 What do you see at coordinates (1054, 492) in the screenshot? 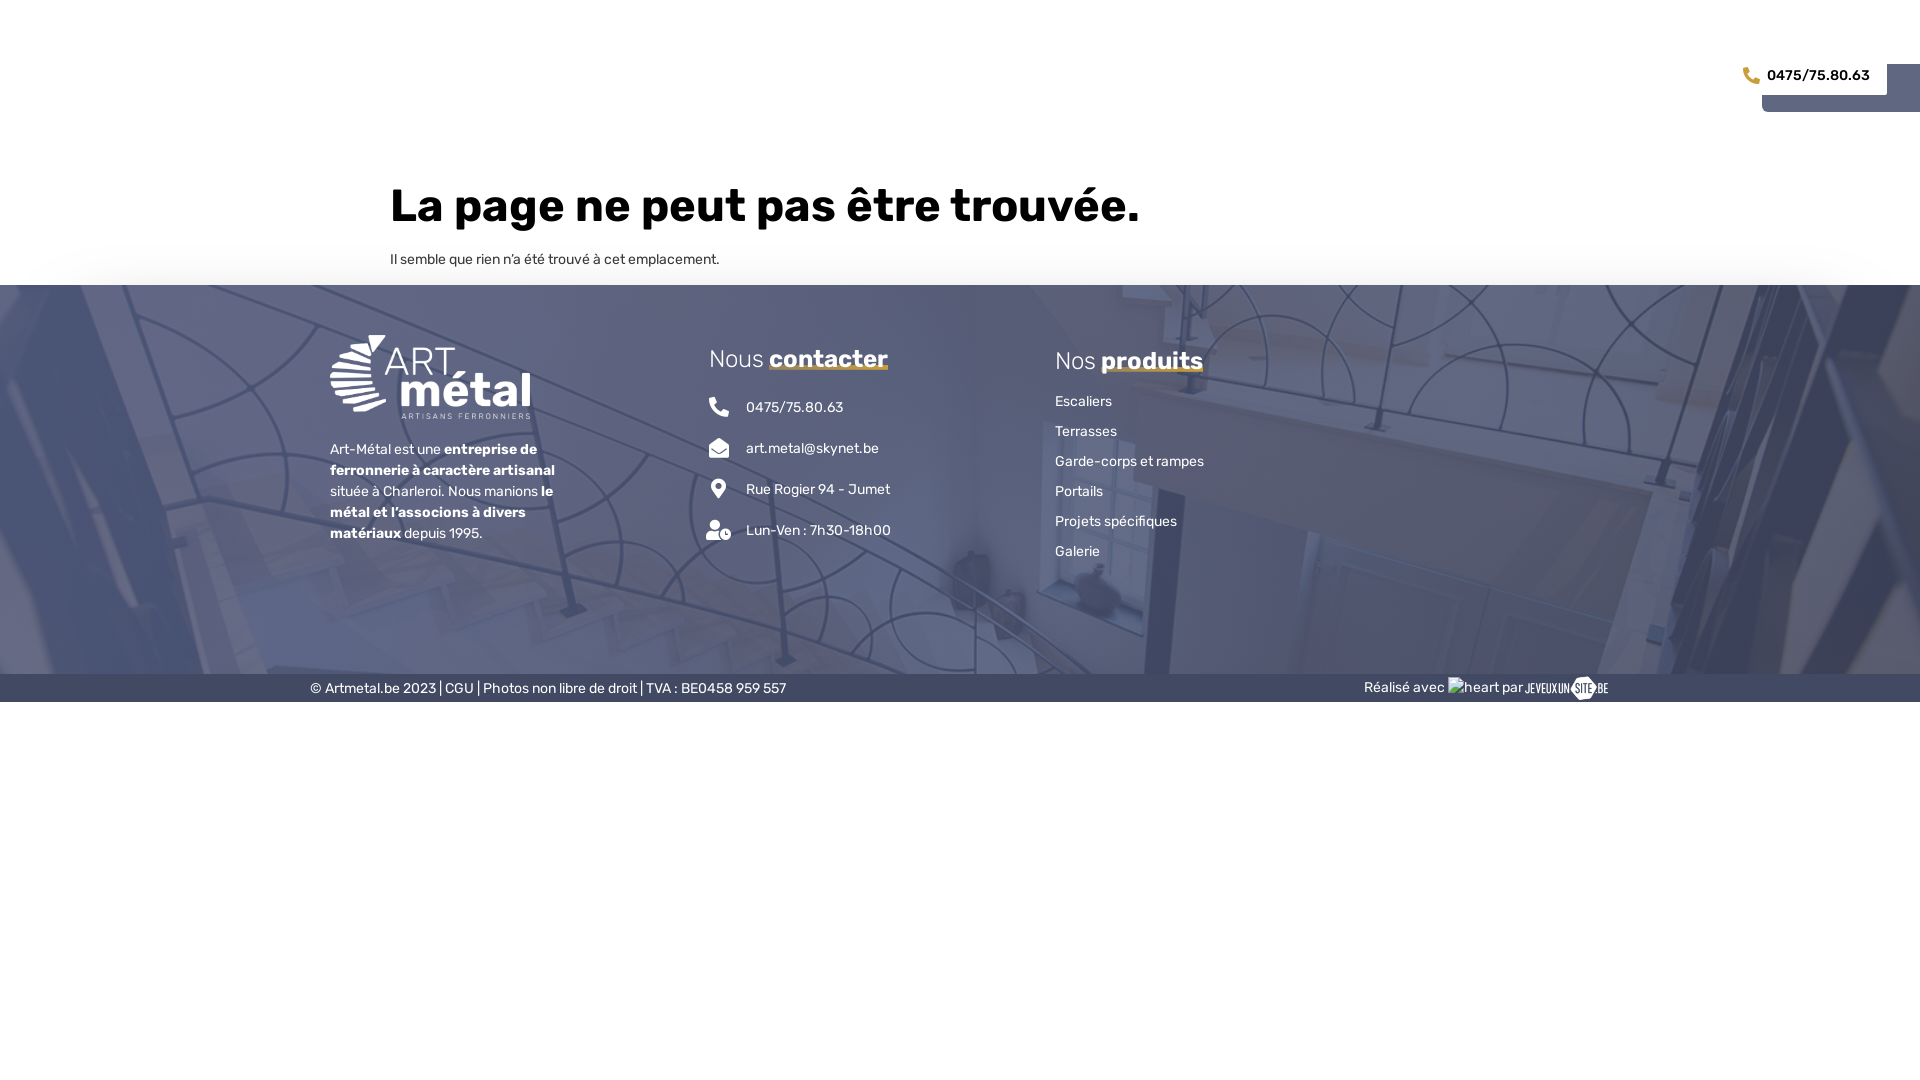
I see `'Portails'` at bounding box center [1054, 492].